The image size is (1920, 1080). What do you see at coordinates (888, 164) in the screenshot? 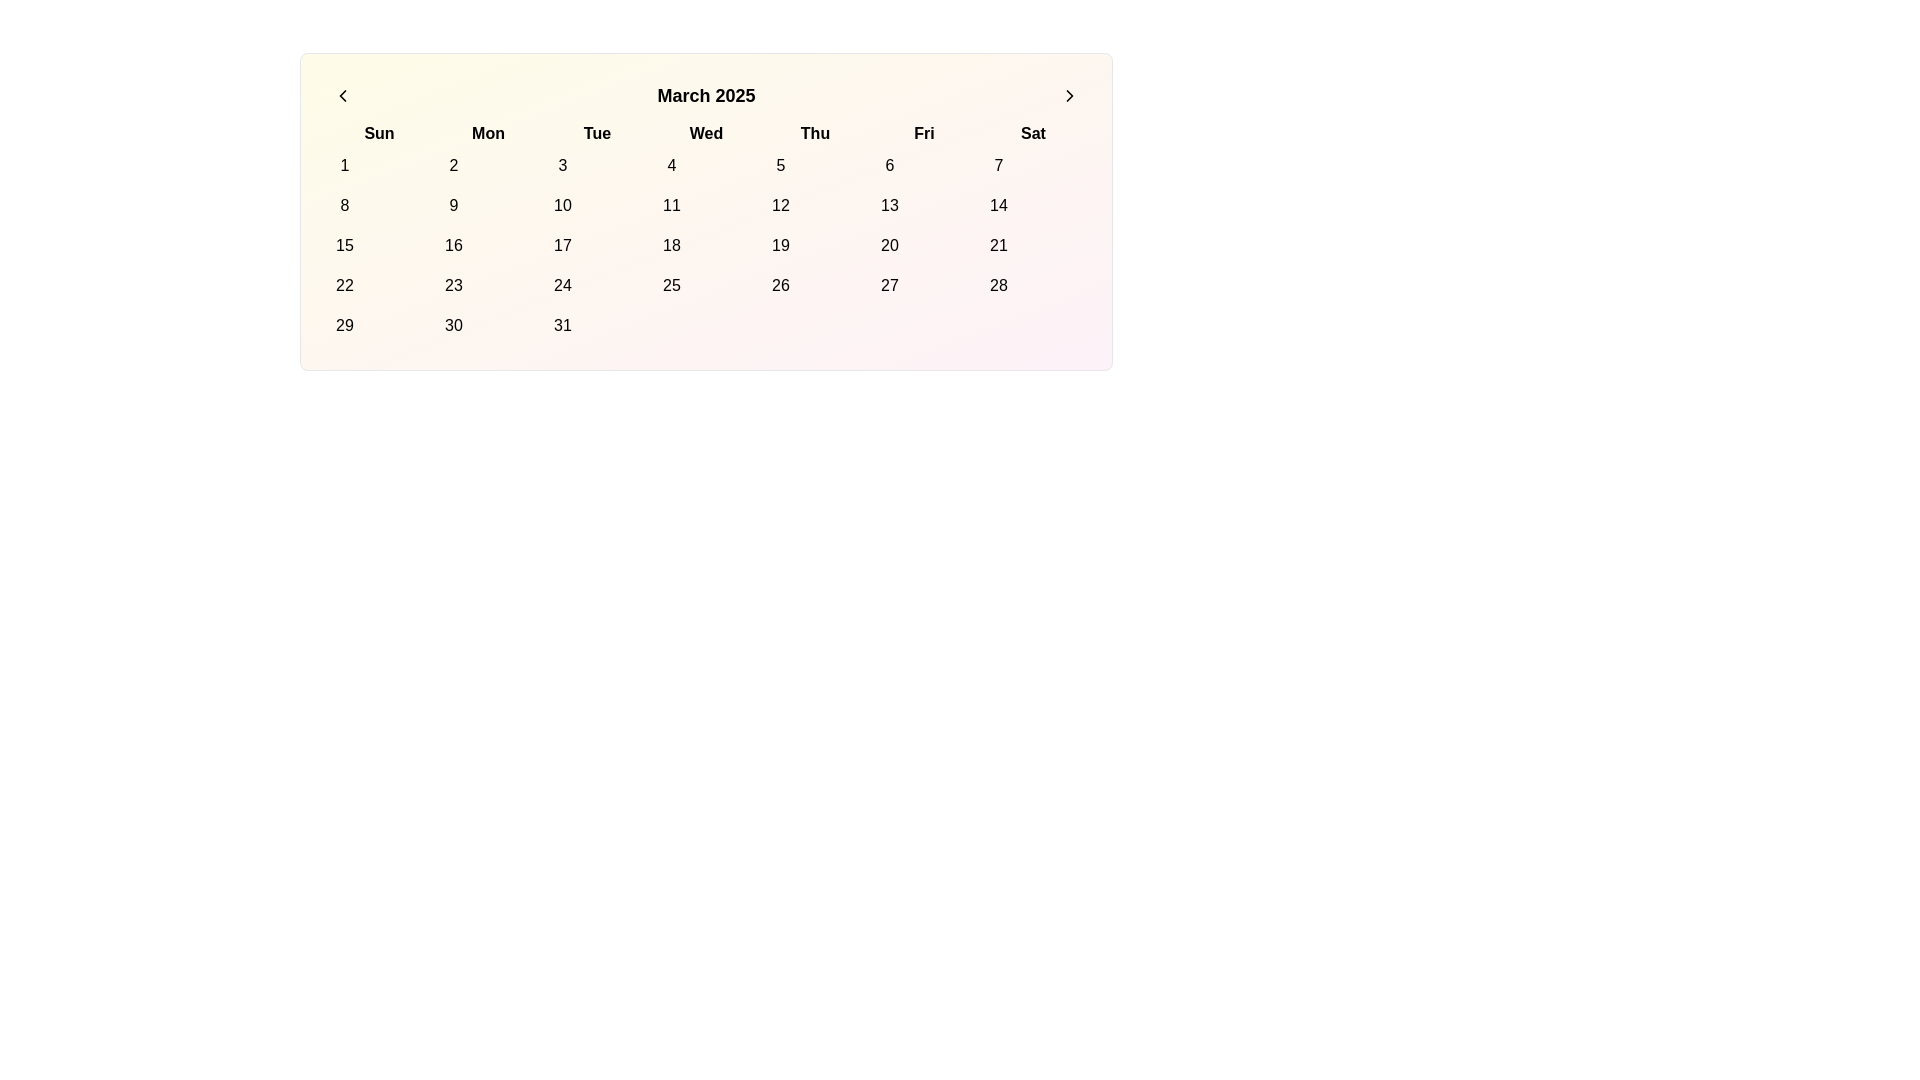
I see `the button representing the sixth day of the month in the calendar view, located in the top row under the 'Fri' column` at bounding box center [888, 164].